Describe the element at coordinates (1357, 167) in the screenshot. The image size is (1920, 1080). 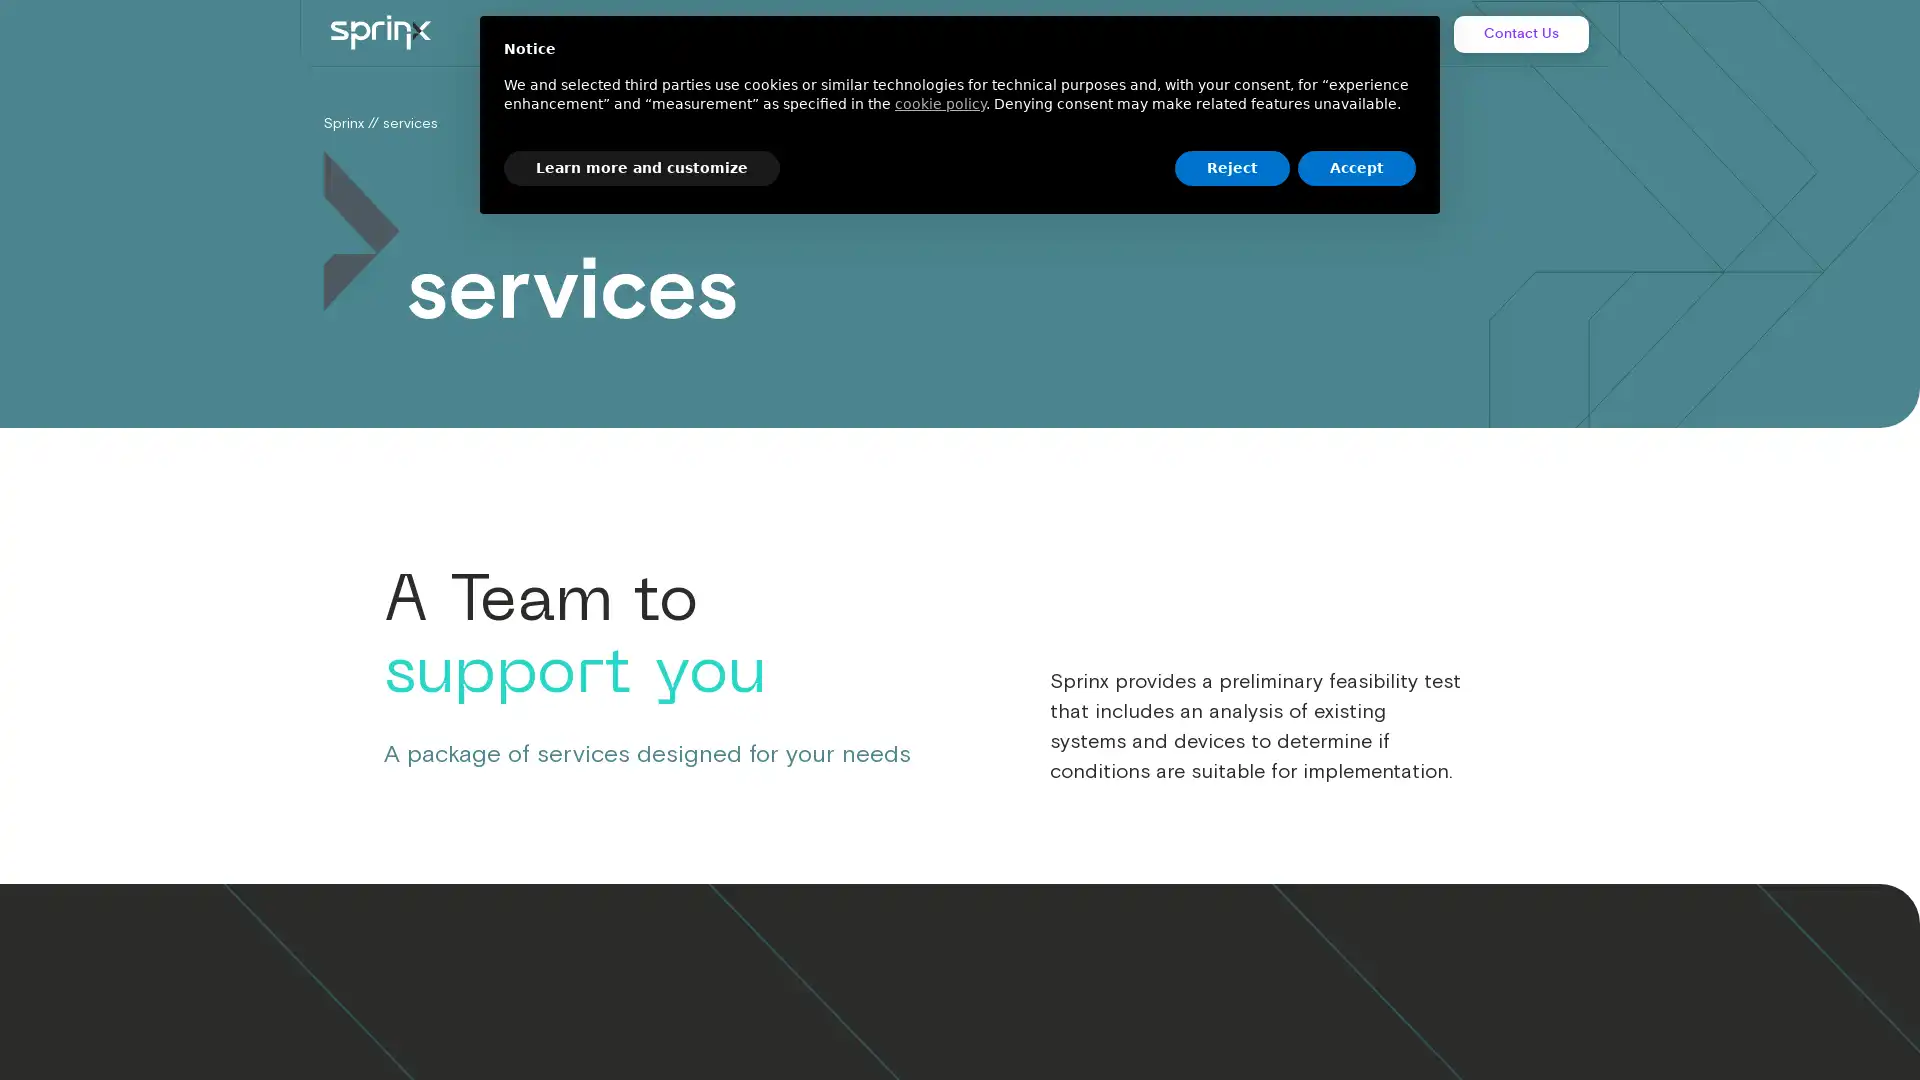
I see `Accept` at that location.